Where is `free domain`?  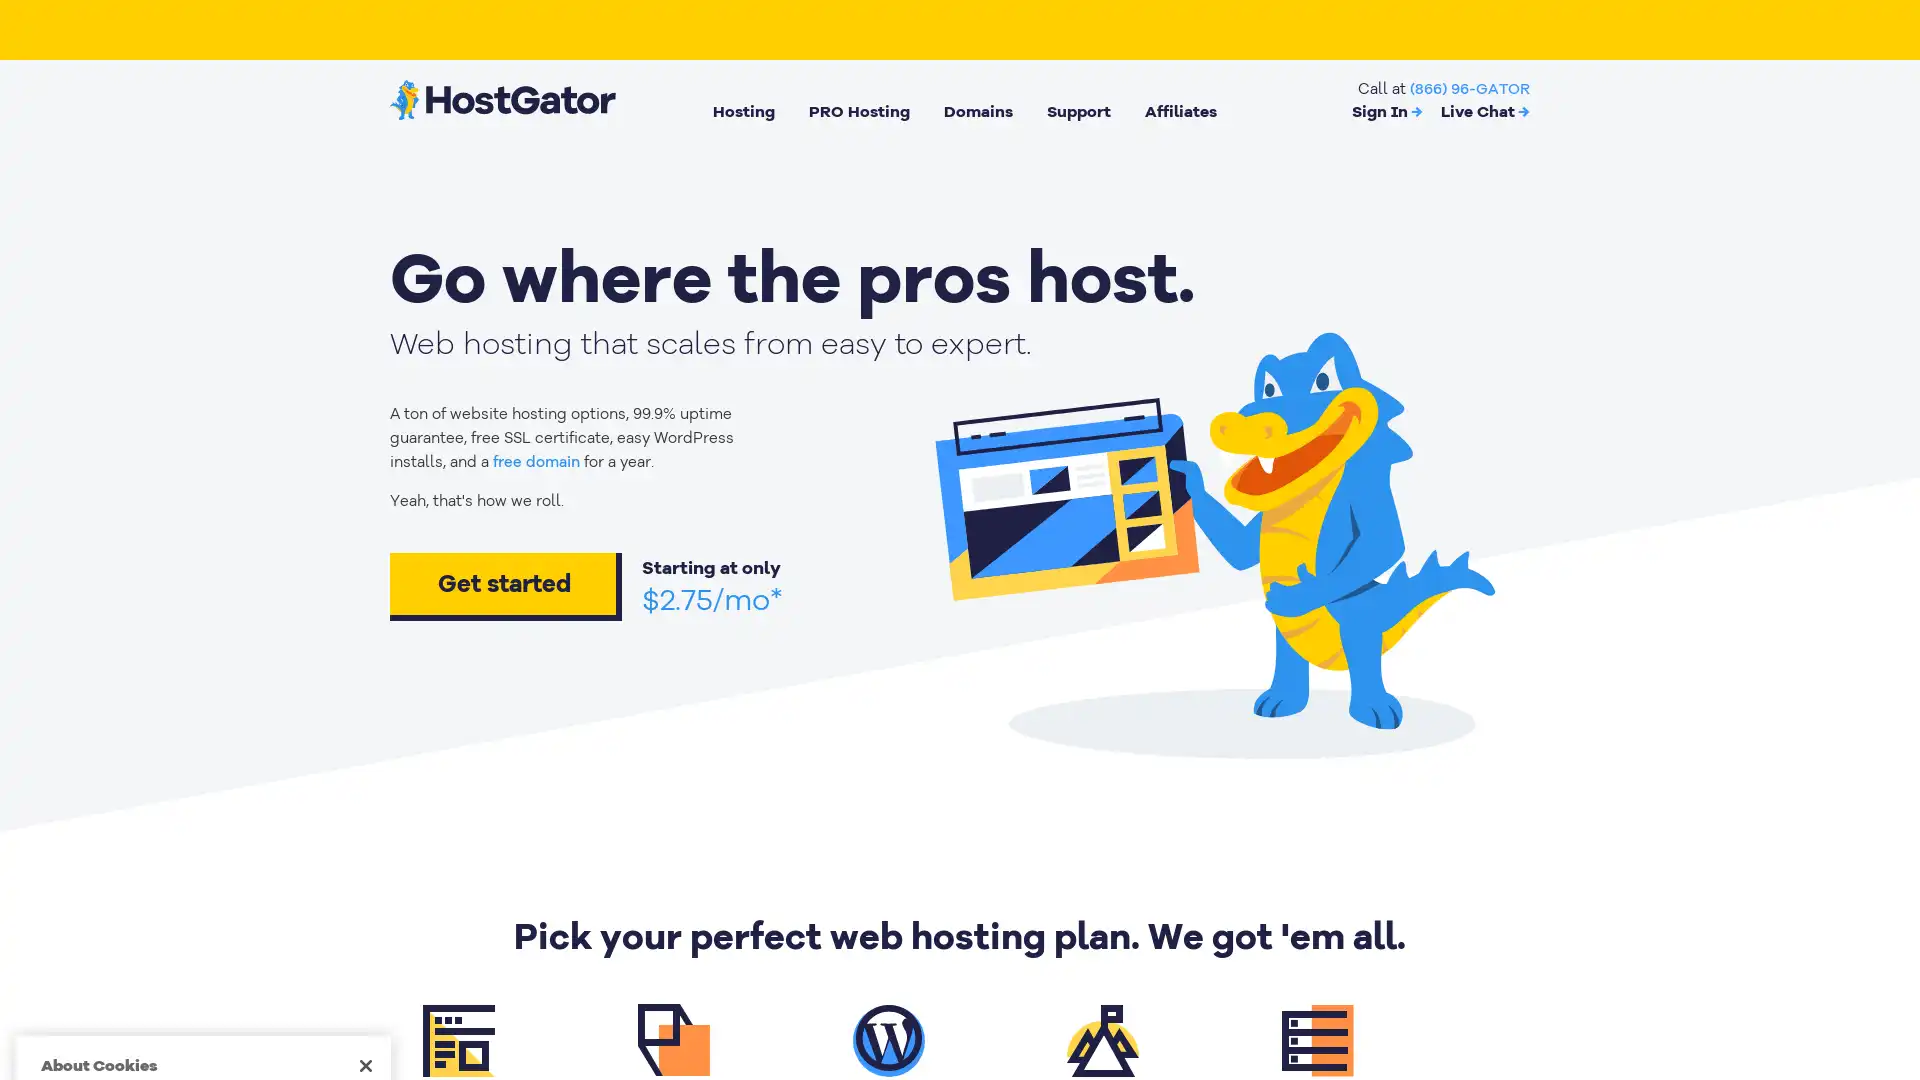
free domain is located at coordinates (536, 462).